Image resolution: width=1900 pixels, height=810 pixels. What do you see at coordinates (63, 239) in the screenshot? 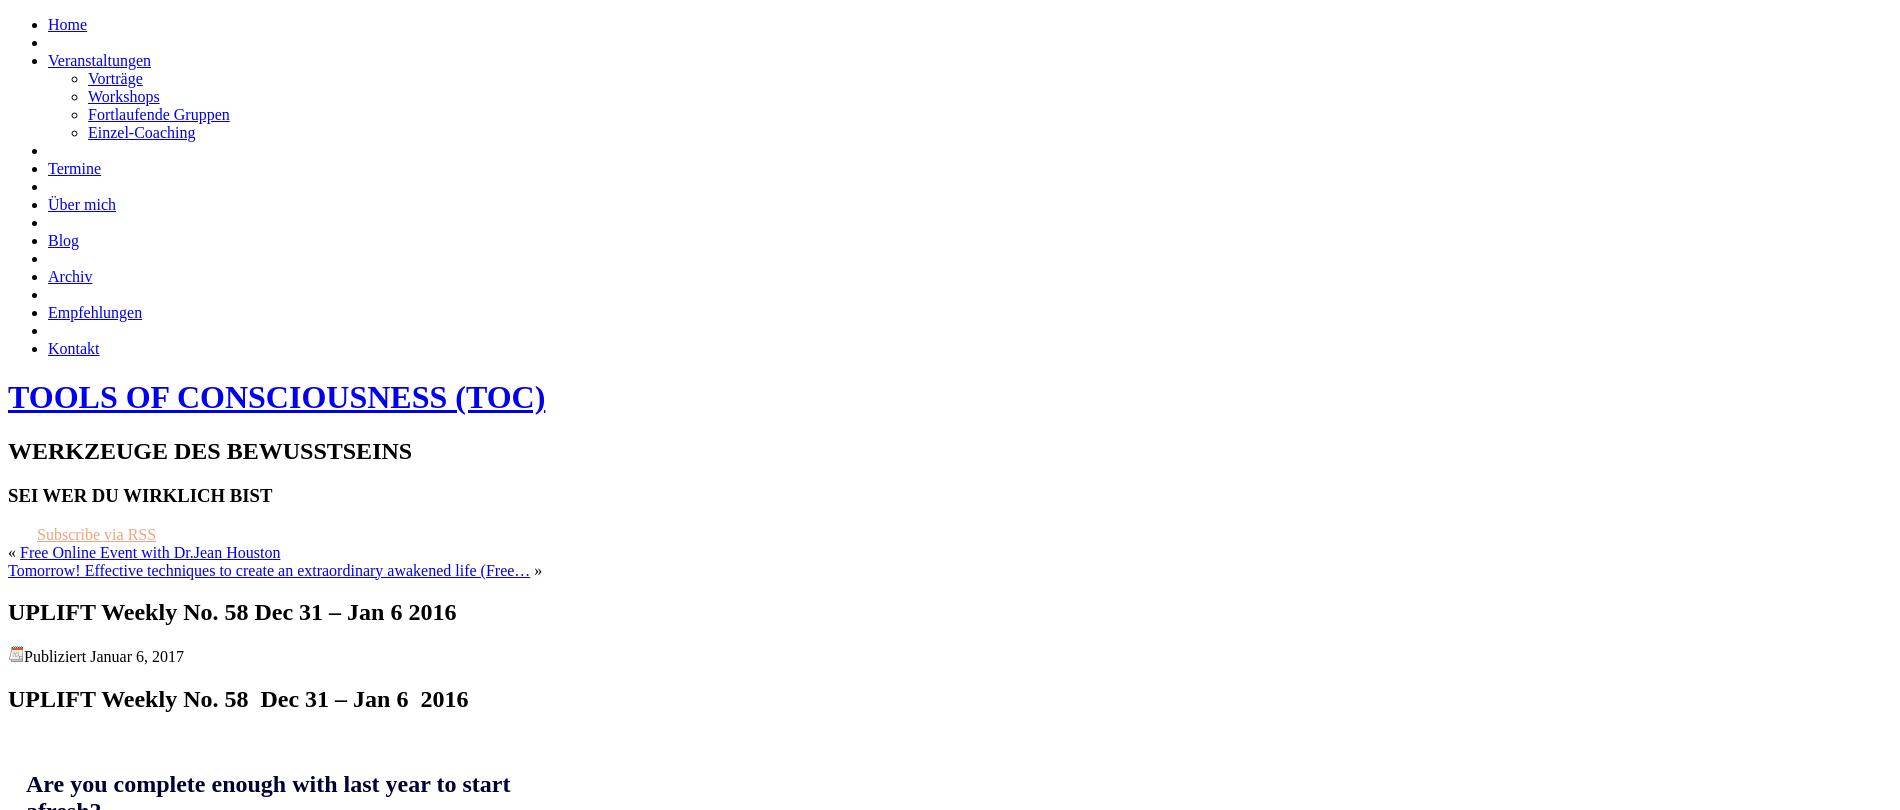
I see `'Blog'` at bounding box center [63, 239].